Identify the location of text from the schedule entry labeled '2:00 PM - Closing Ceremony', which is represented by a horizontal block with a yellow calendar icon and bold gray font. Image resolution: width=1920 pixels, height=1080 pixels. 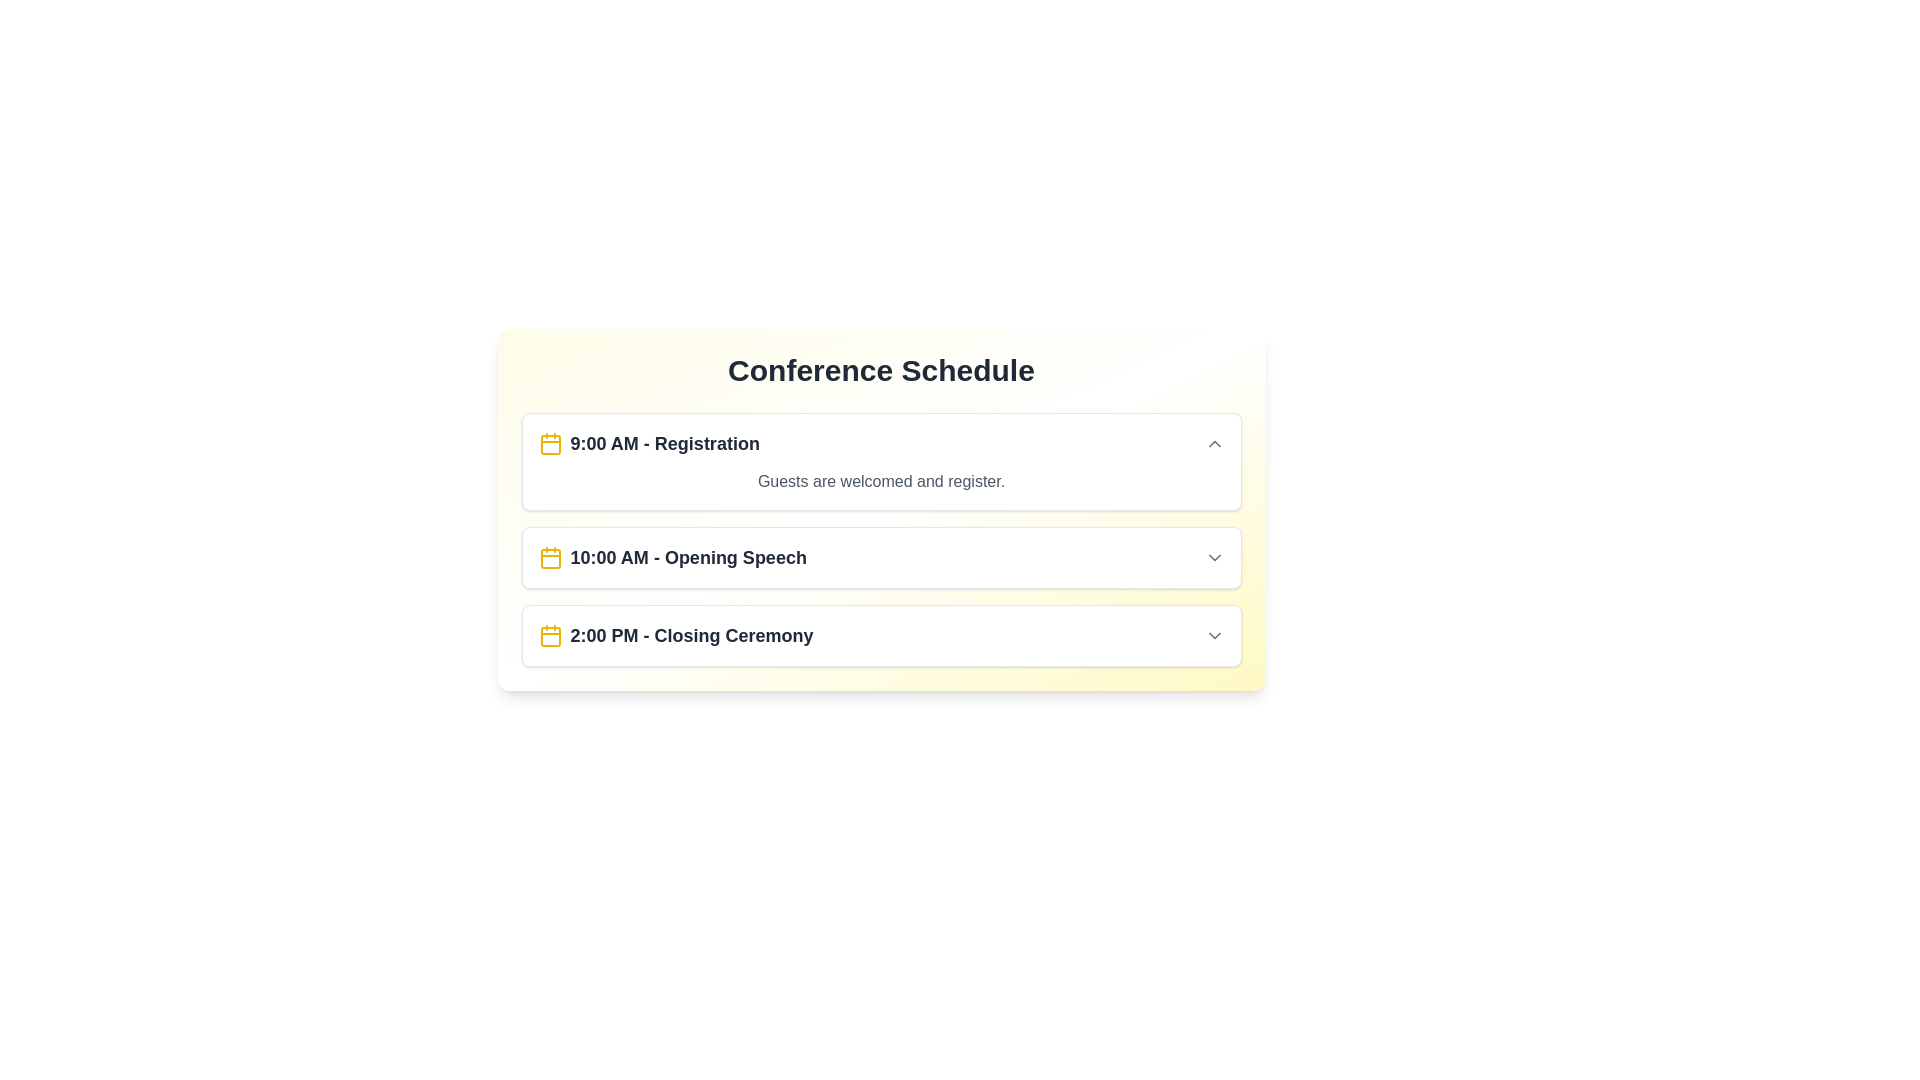
(676, 636).